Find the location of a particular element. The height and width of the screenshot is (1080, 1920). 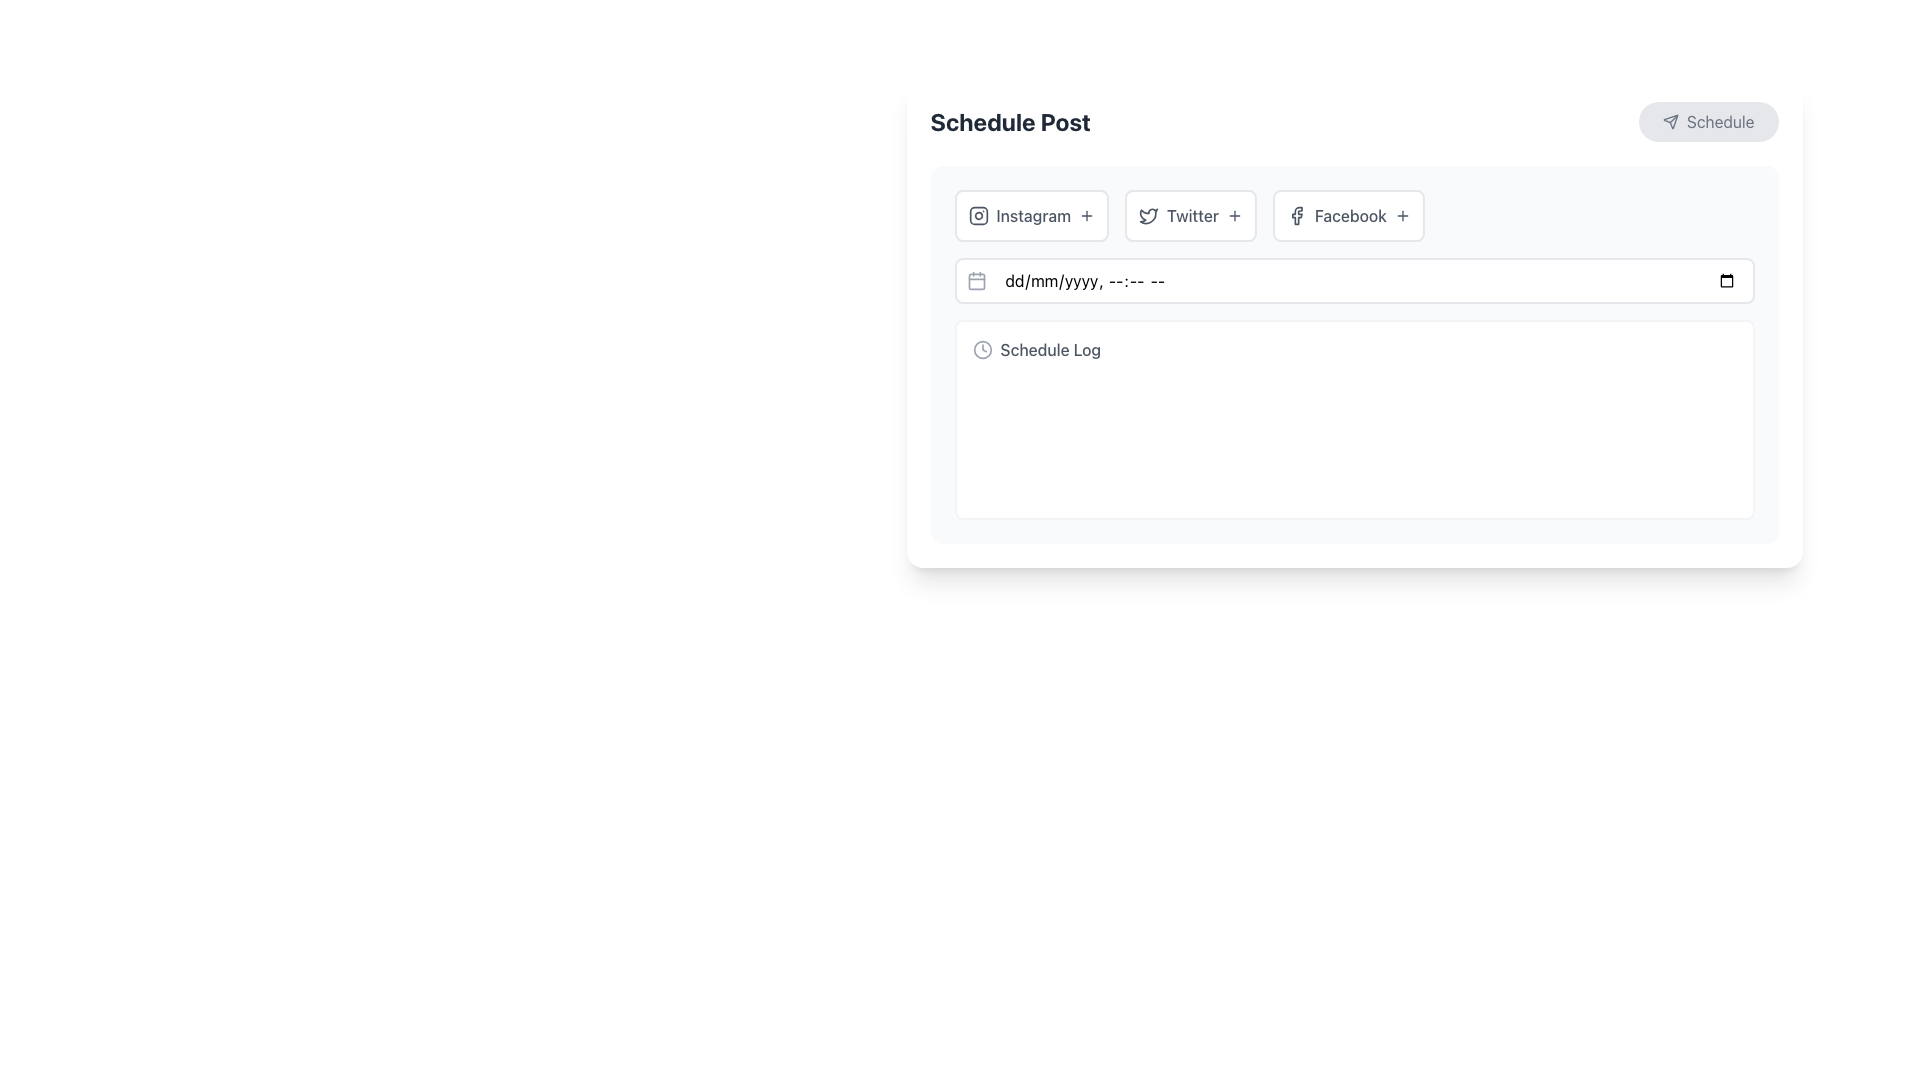

the 'Schedule' button located in the top-right corner of the scheduling interface is located at coordinates (1670, 122).